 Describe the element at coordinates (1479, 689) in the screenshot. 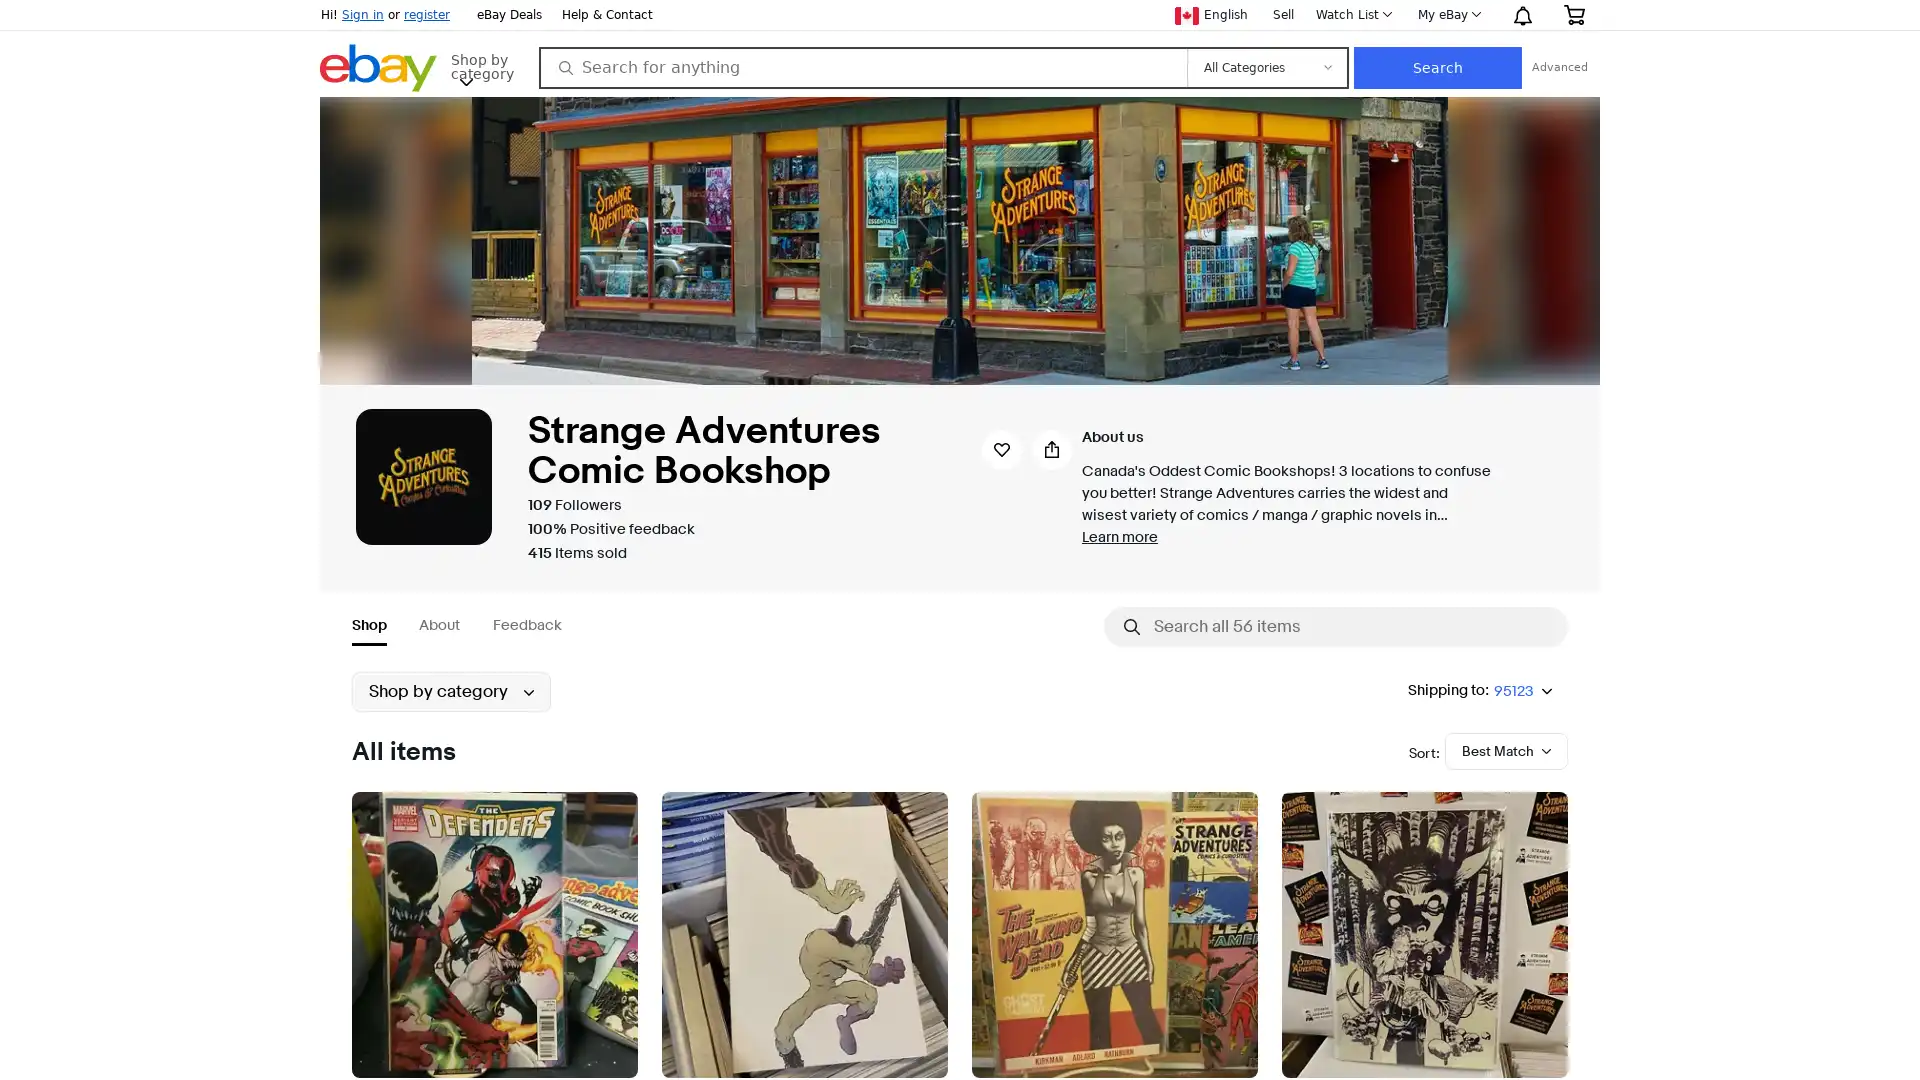

I see `Shipping to:95123` at that location.